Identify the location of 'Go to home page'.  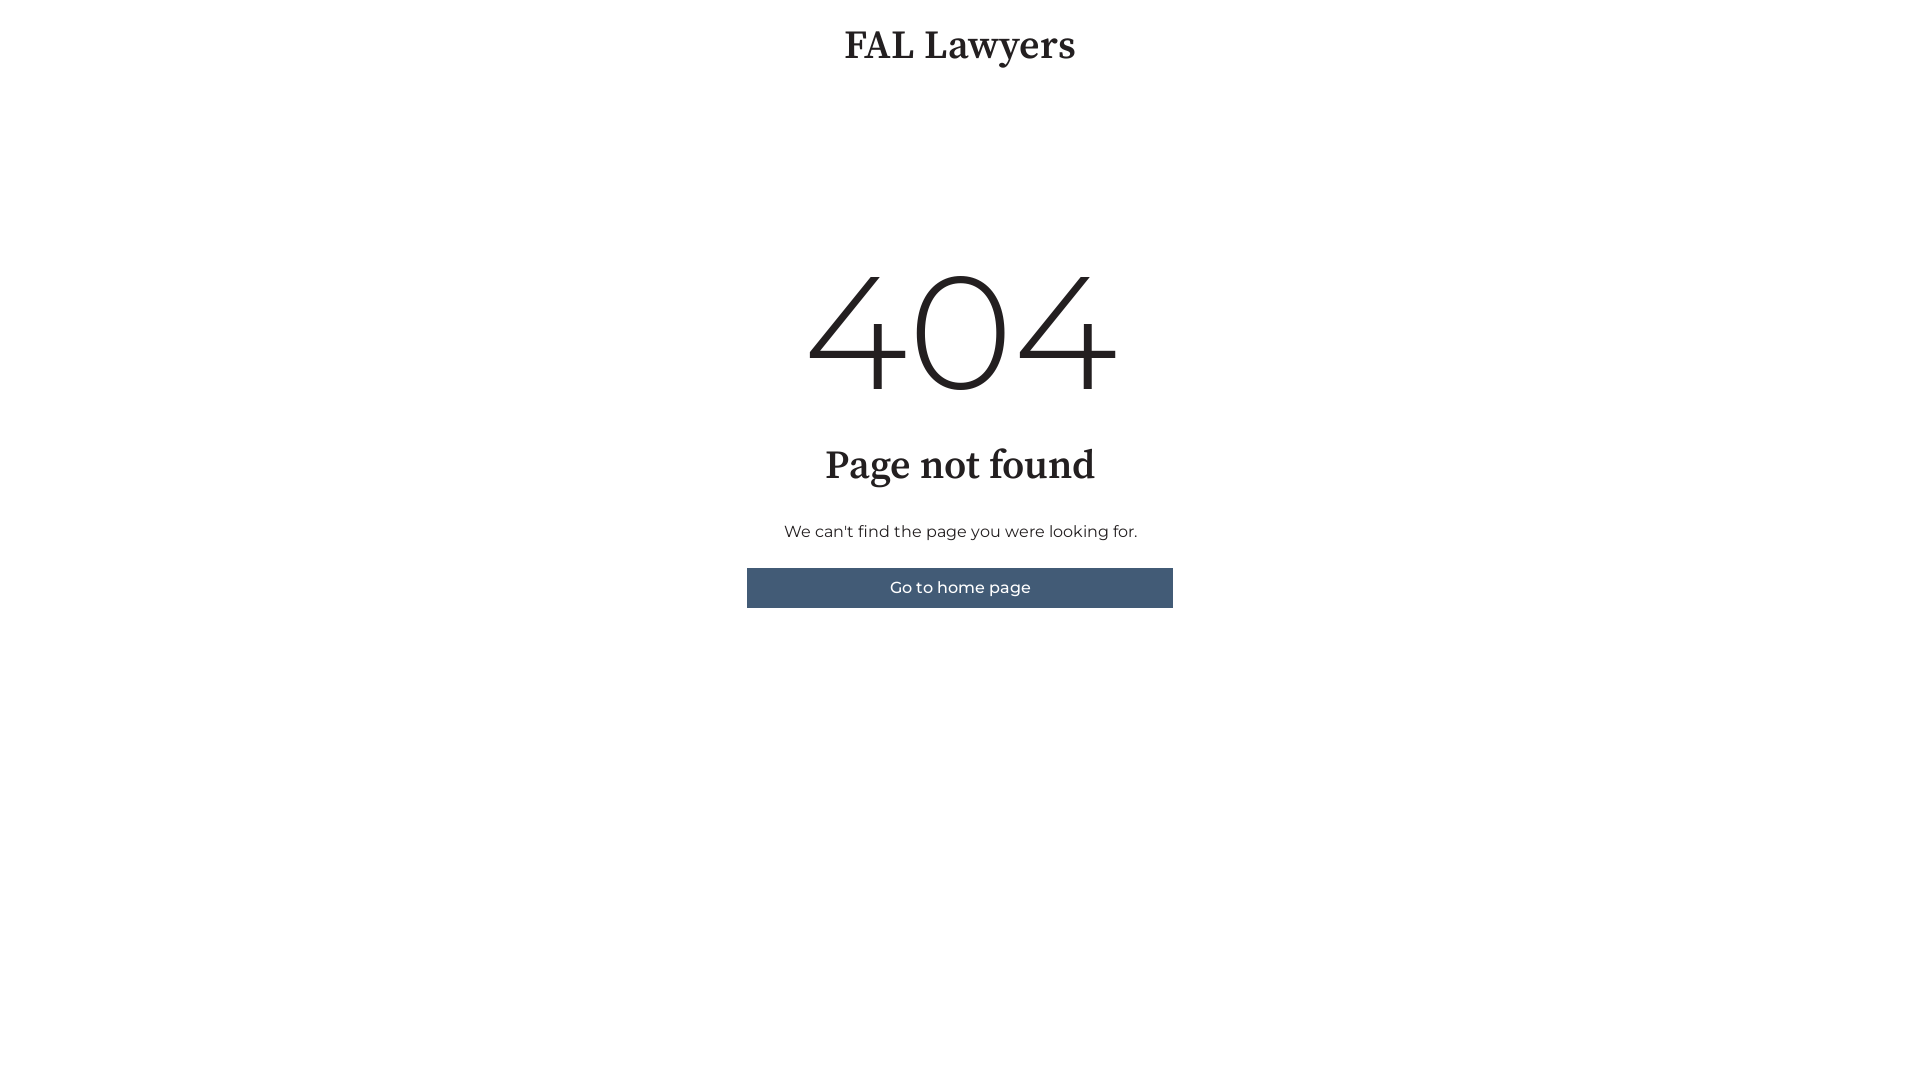
(960, 586).